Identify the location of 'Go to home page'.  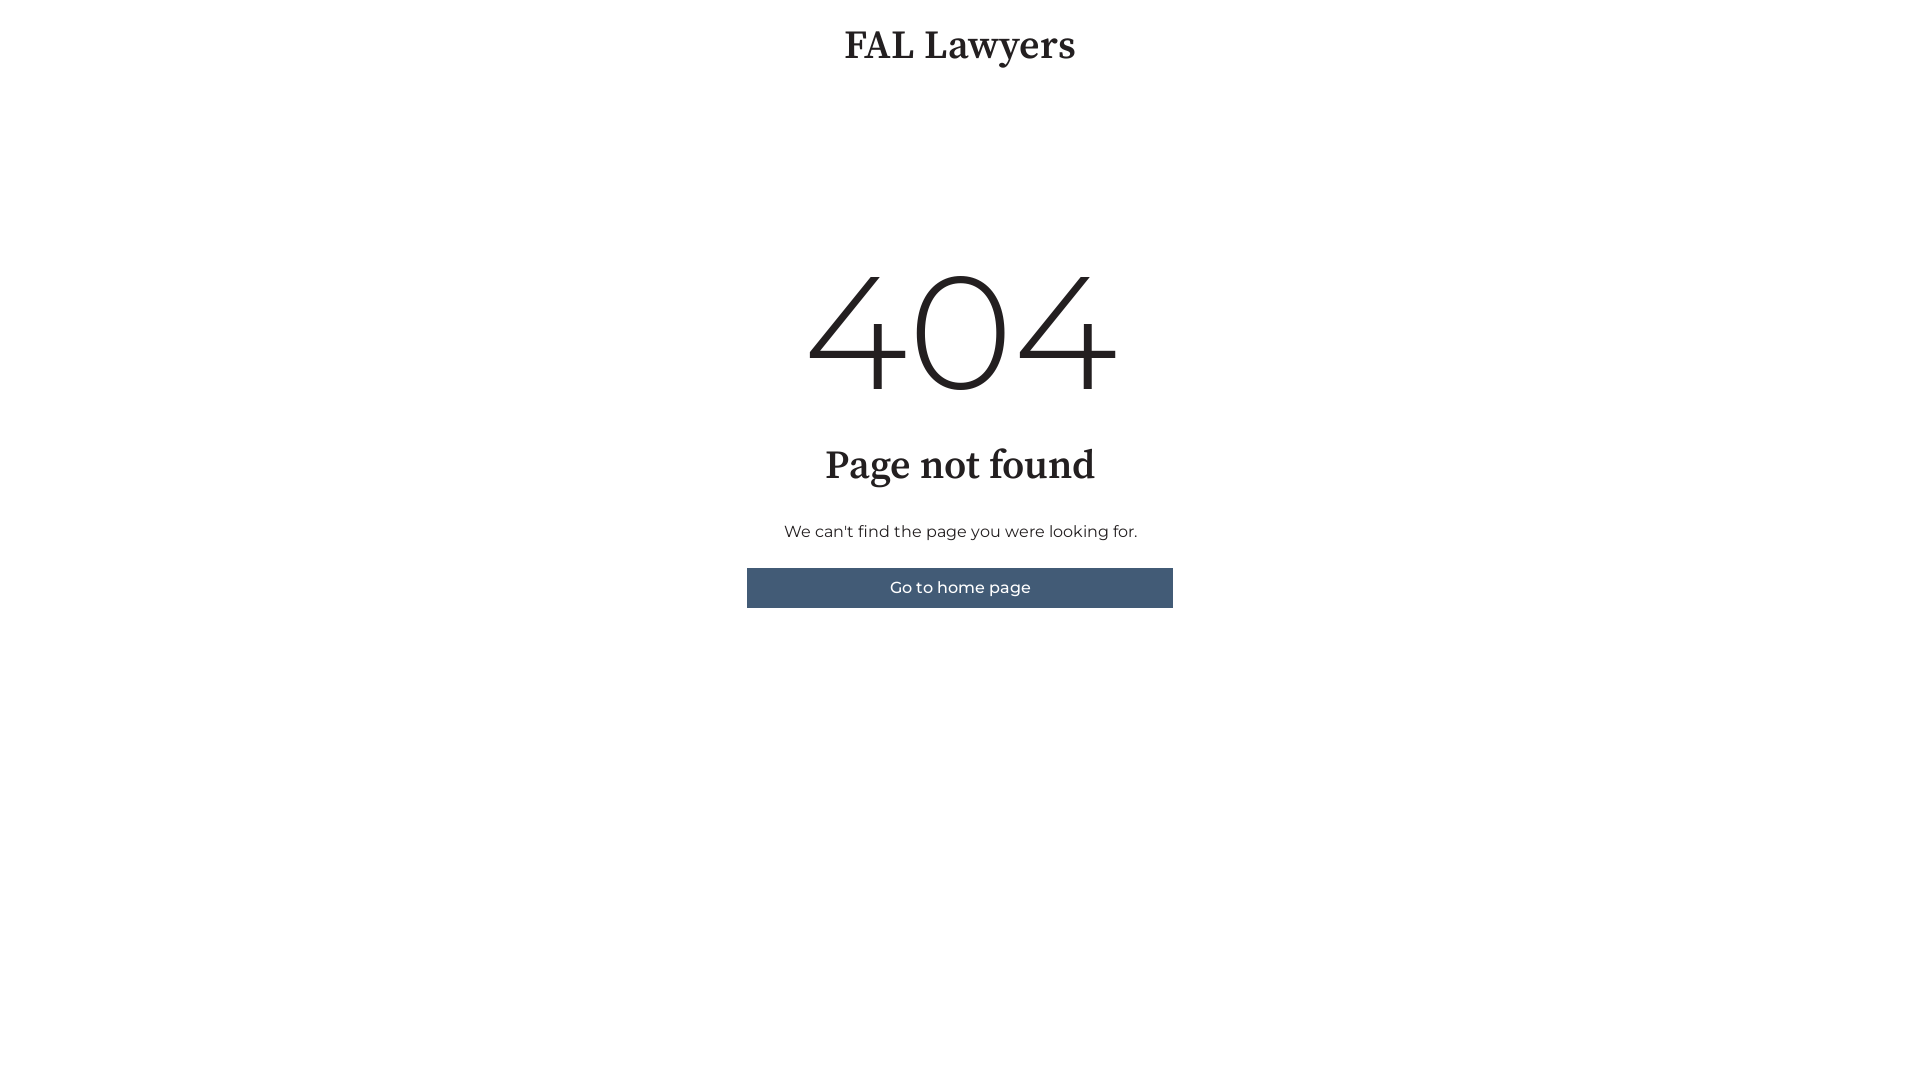
(960, 586).